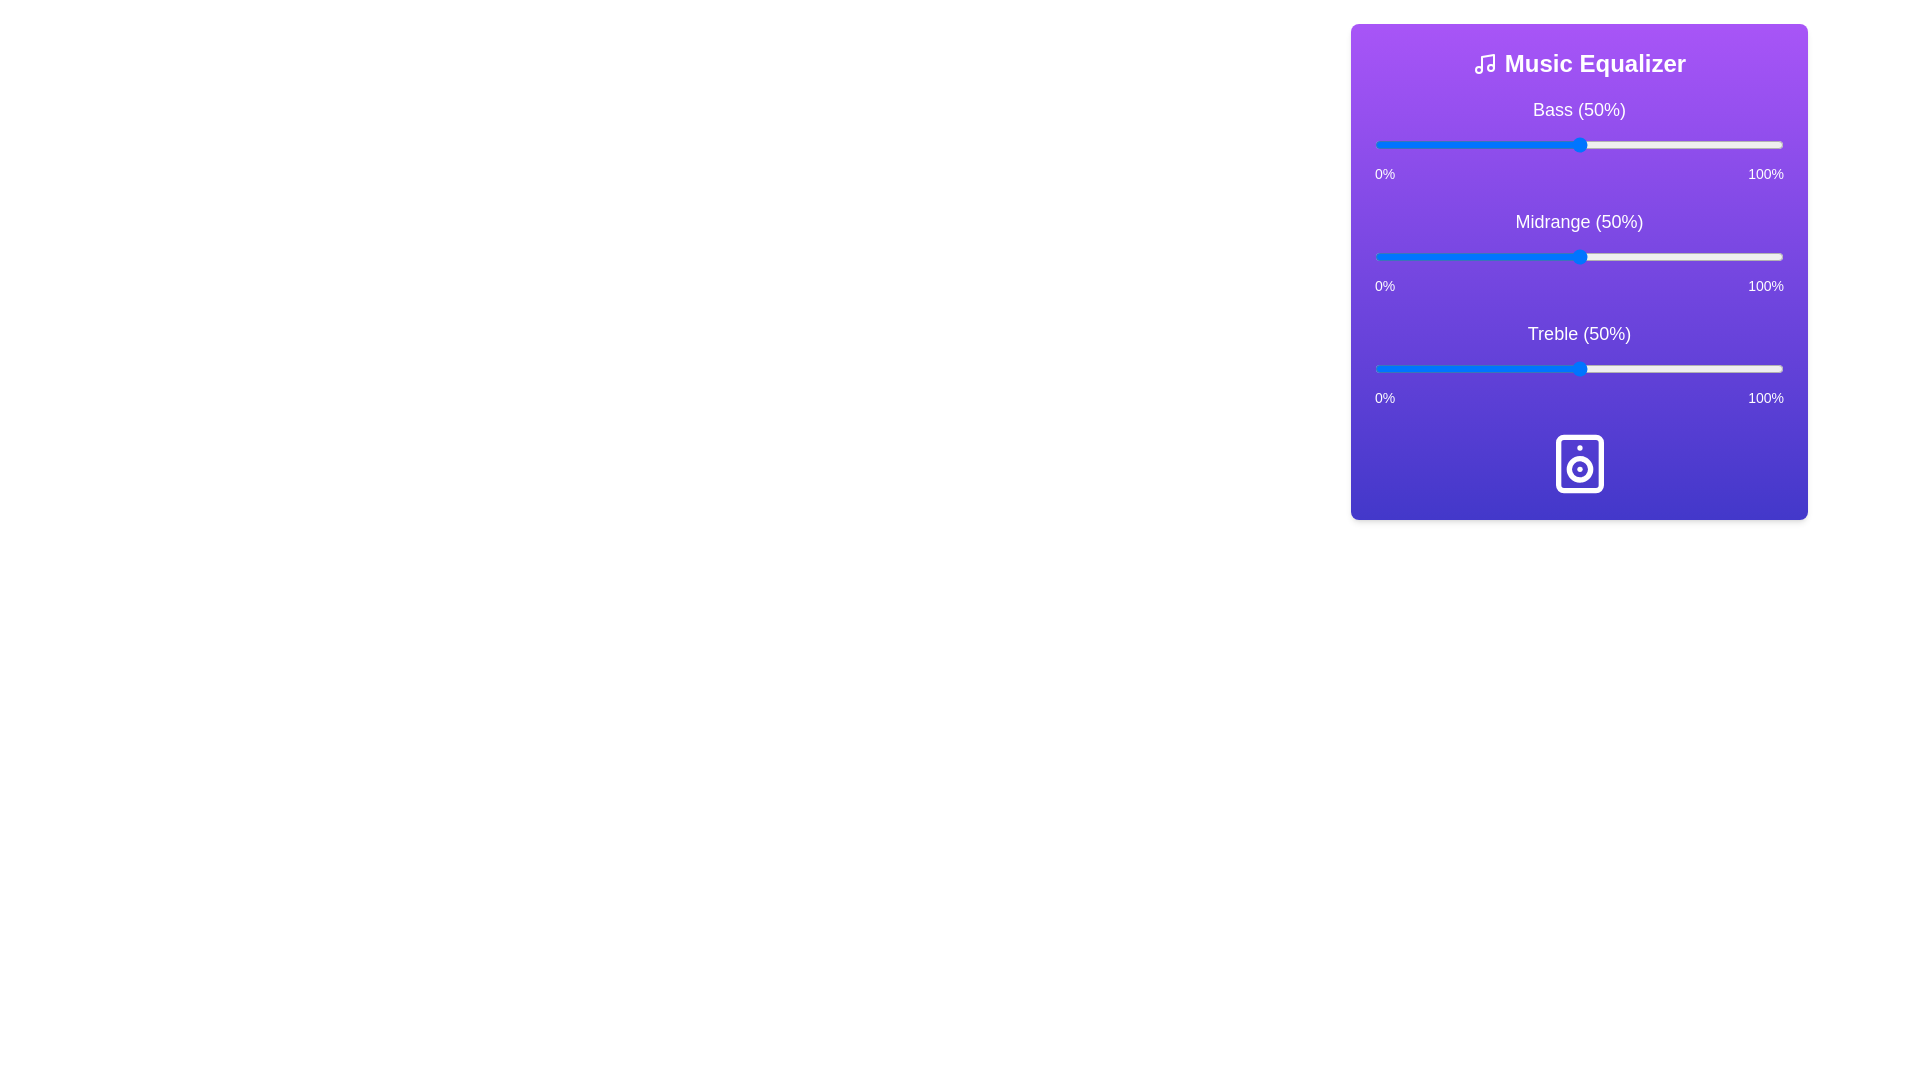 This screenshot has height=1080, width=1920. I want to click on the bass slider to 83%, so click(1713, 144).